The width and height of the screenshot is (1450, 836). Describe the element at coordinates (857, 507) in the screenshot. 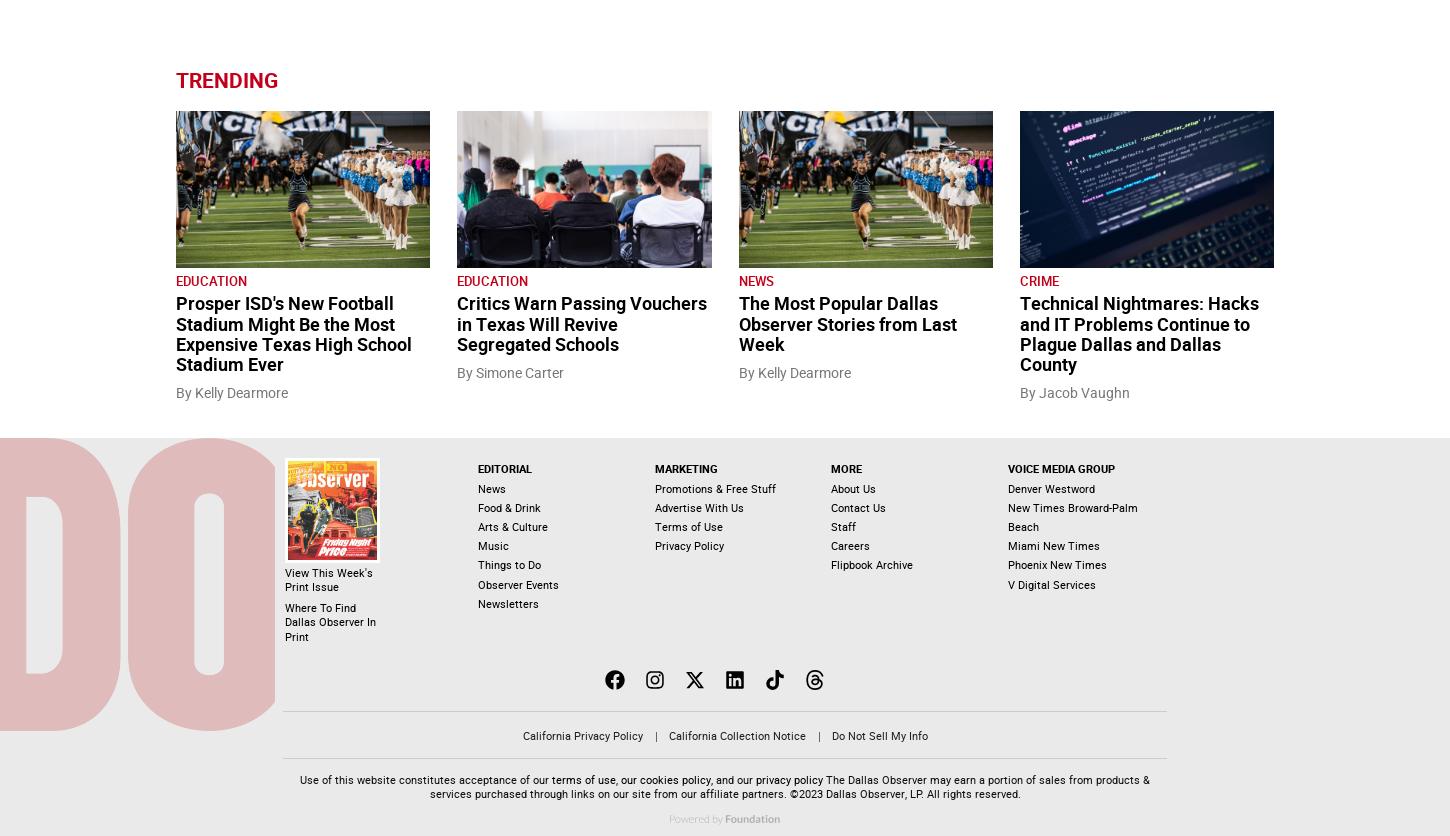

I see `'Contact Us'` at that location.